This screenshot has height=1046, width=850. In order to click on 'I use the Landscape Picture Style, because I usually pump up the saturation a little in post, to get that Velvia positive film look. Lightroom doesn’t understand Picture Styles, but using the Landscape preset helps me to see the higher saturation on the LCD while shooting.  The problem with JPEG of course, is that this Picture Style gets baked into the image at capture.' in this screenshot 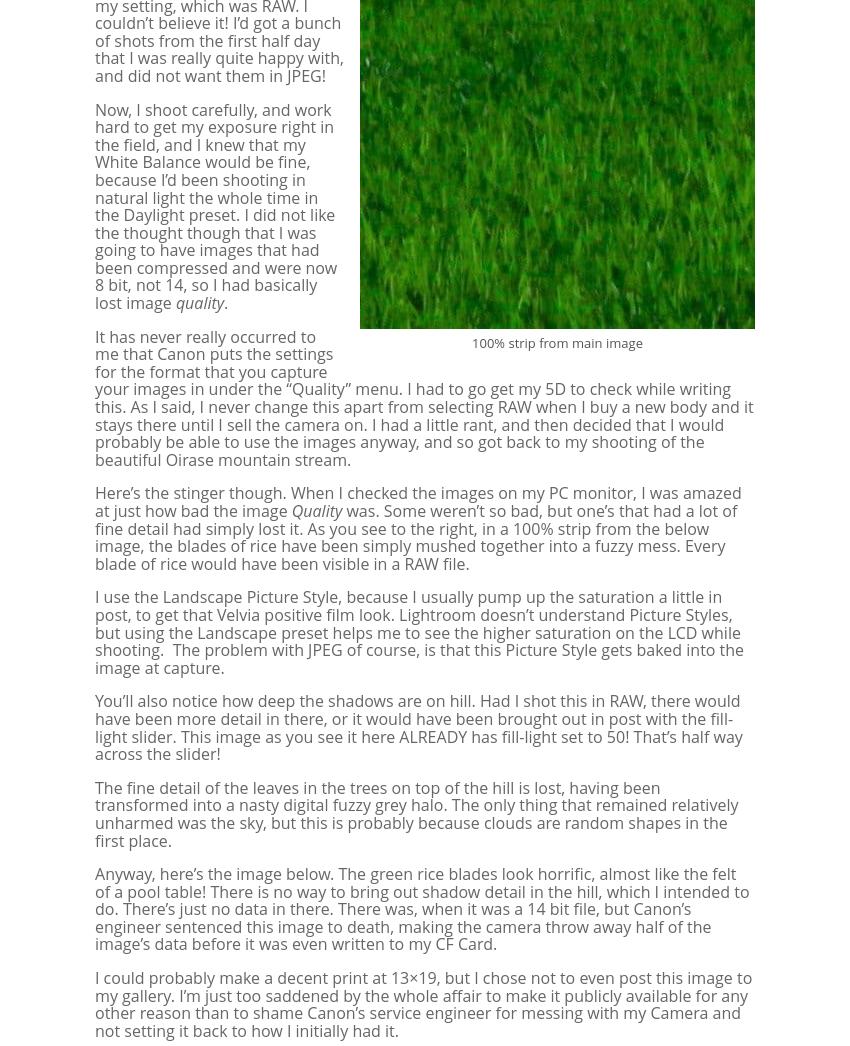, I will do `click(94, 630)`.